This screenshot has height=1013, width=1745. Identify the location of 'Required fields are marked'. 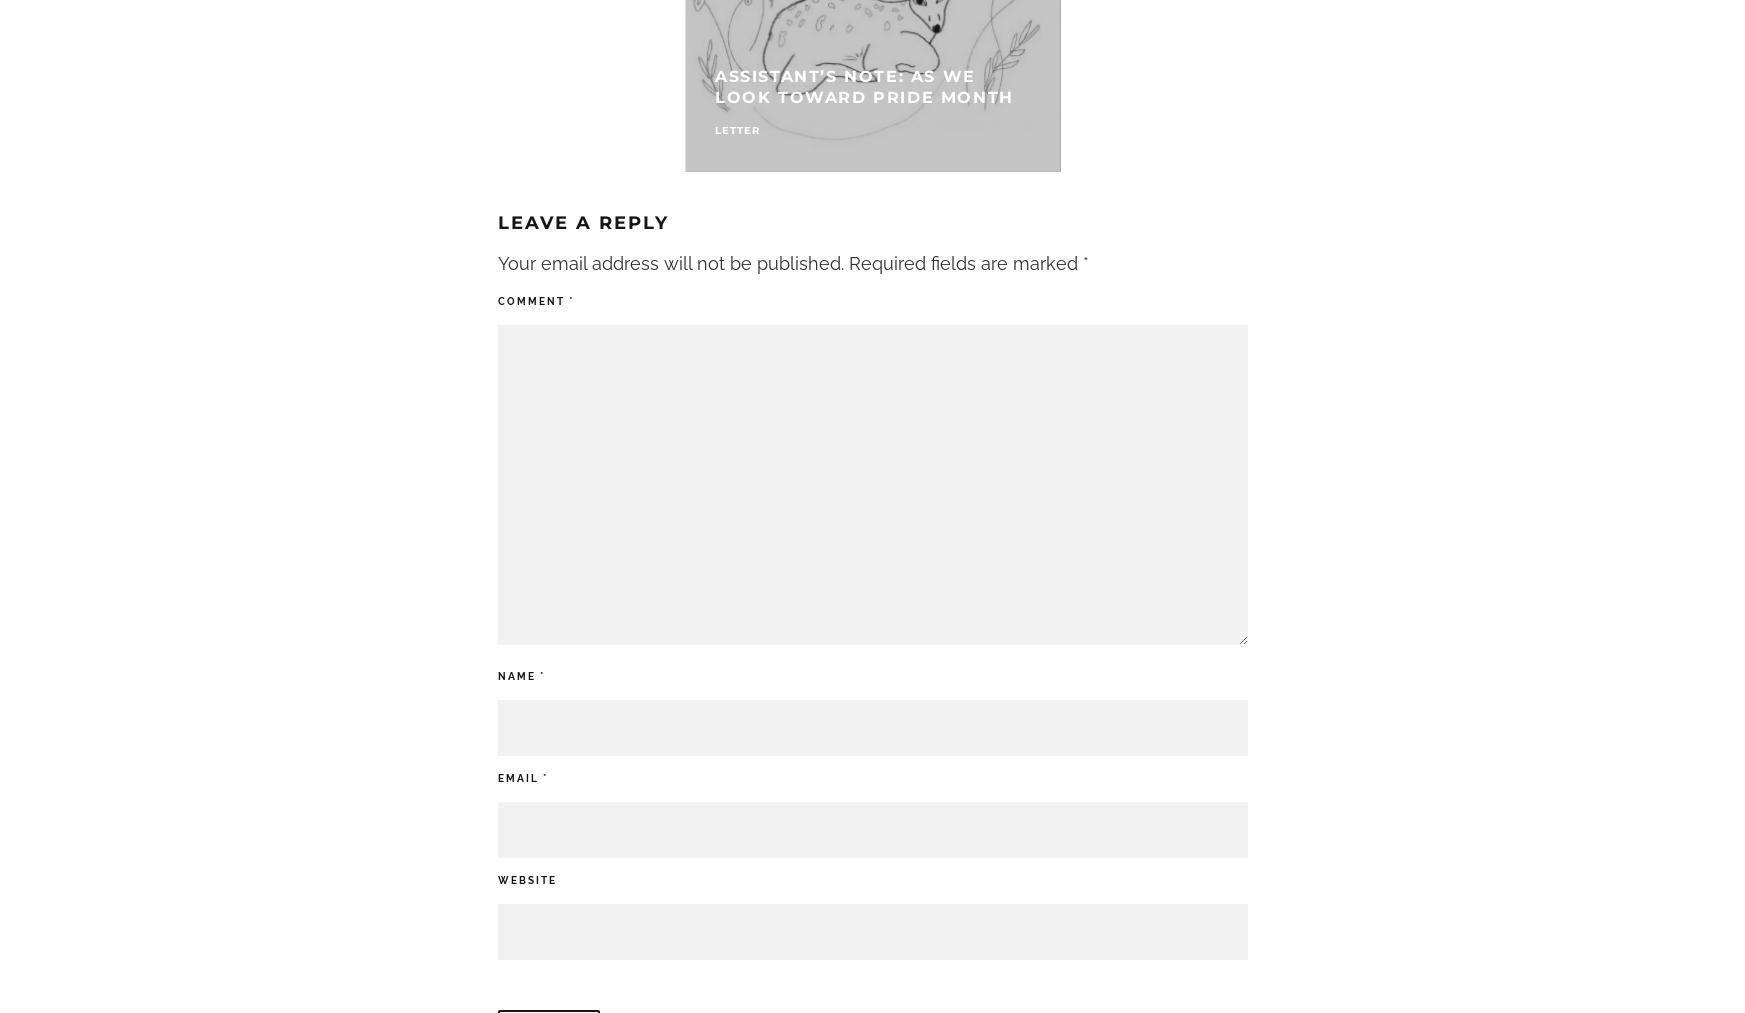
(964, 261).